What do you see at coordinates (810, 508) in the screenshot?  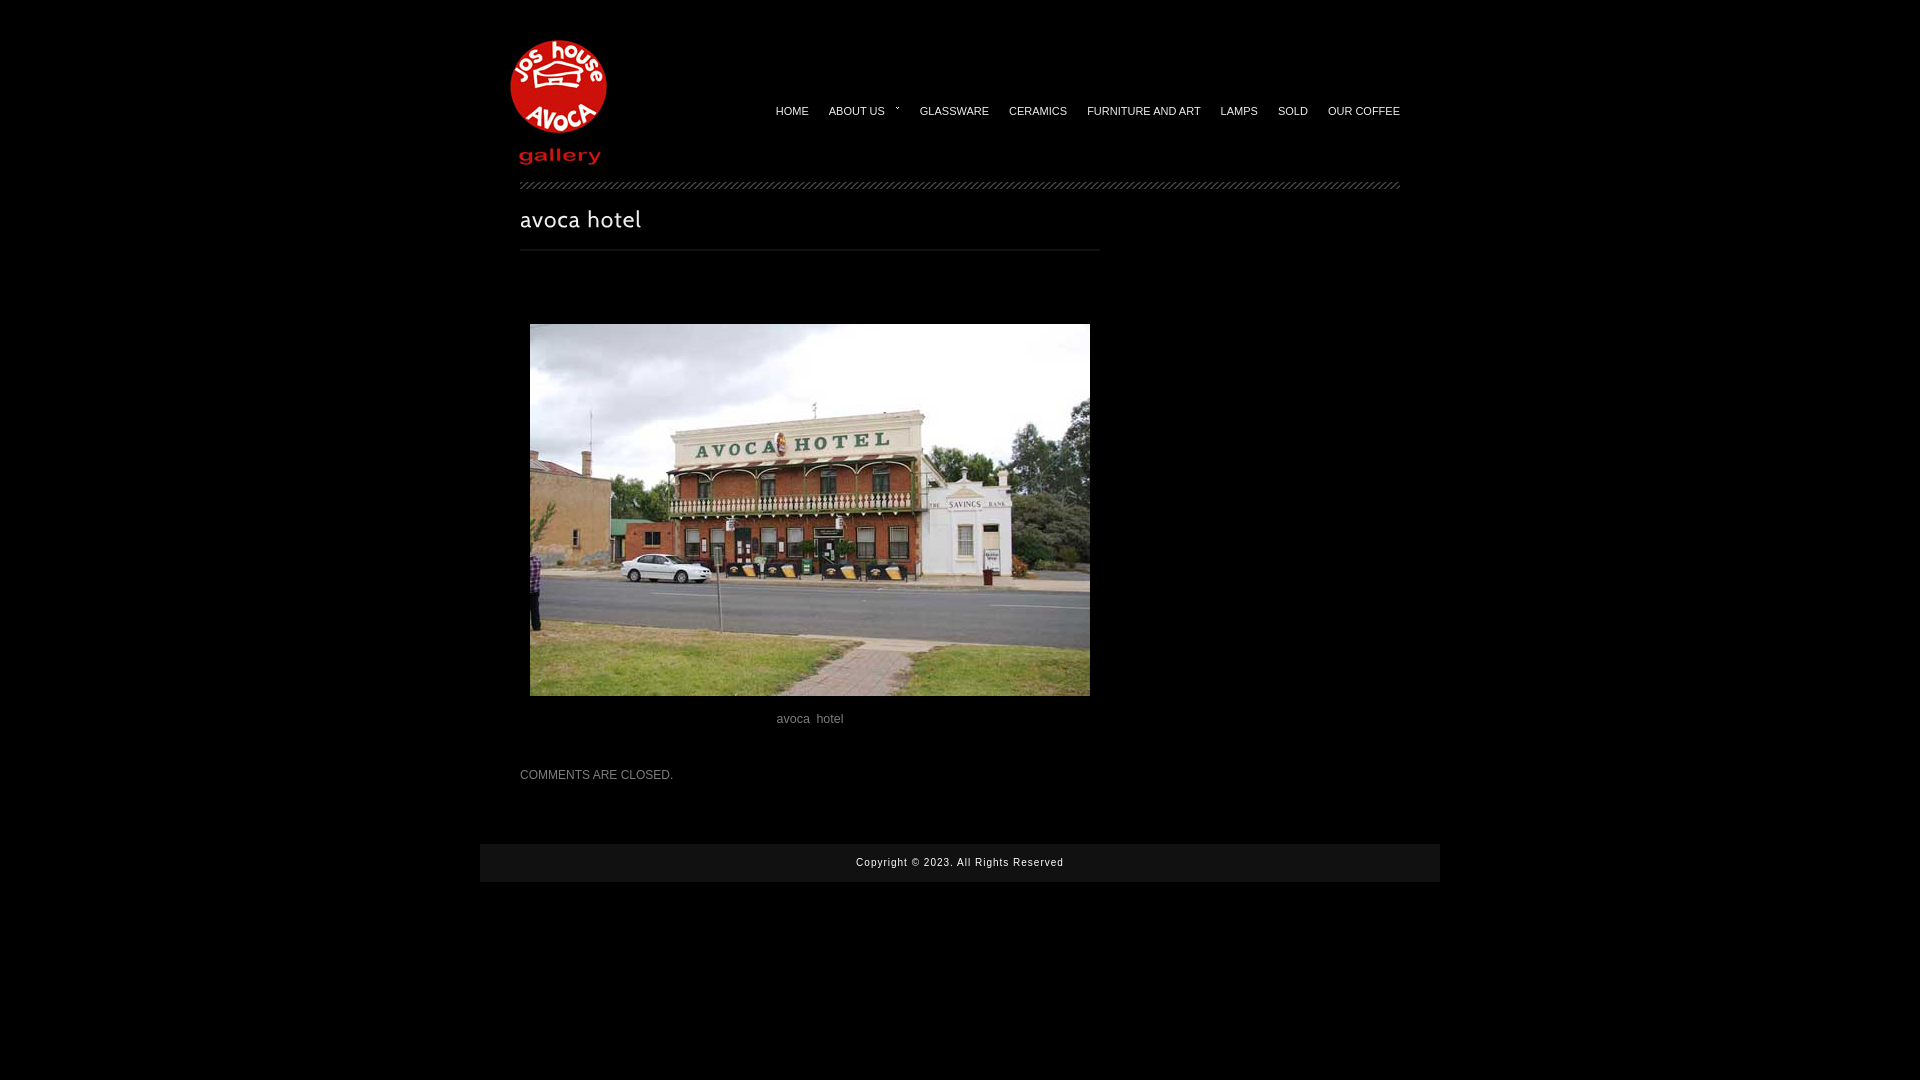 I see `'the local watering hole'` at bounding box center [810, 508].